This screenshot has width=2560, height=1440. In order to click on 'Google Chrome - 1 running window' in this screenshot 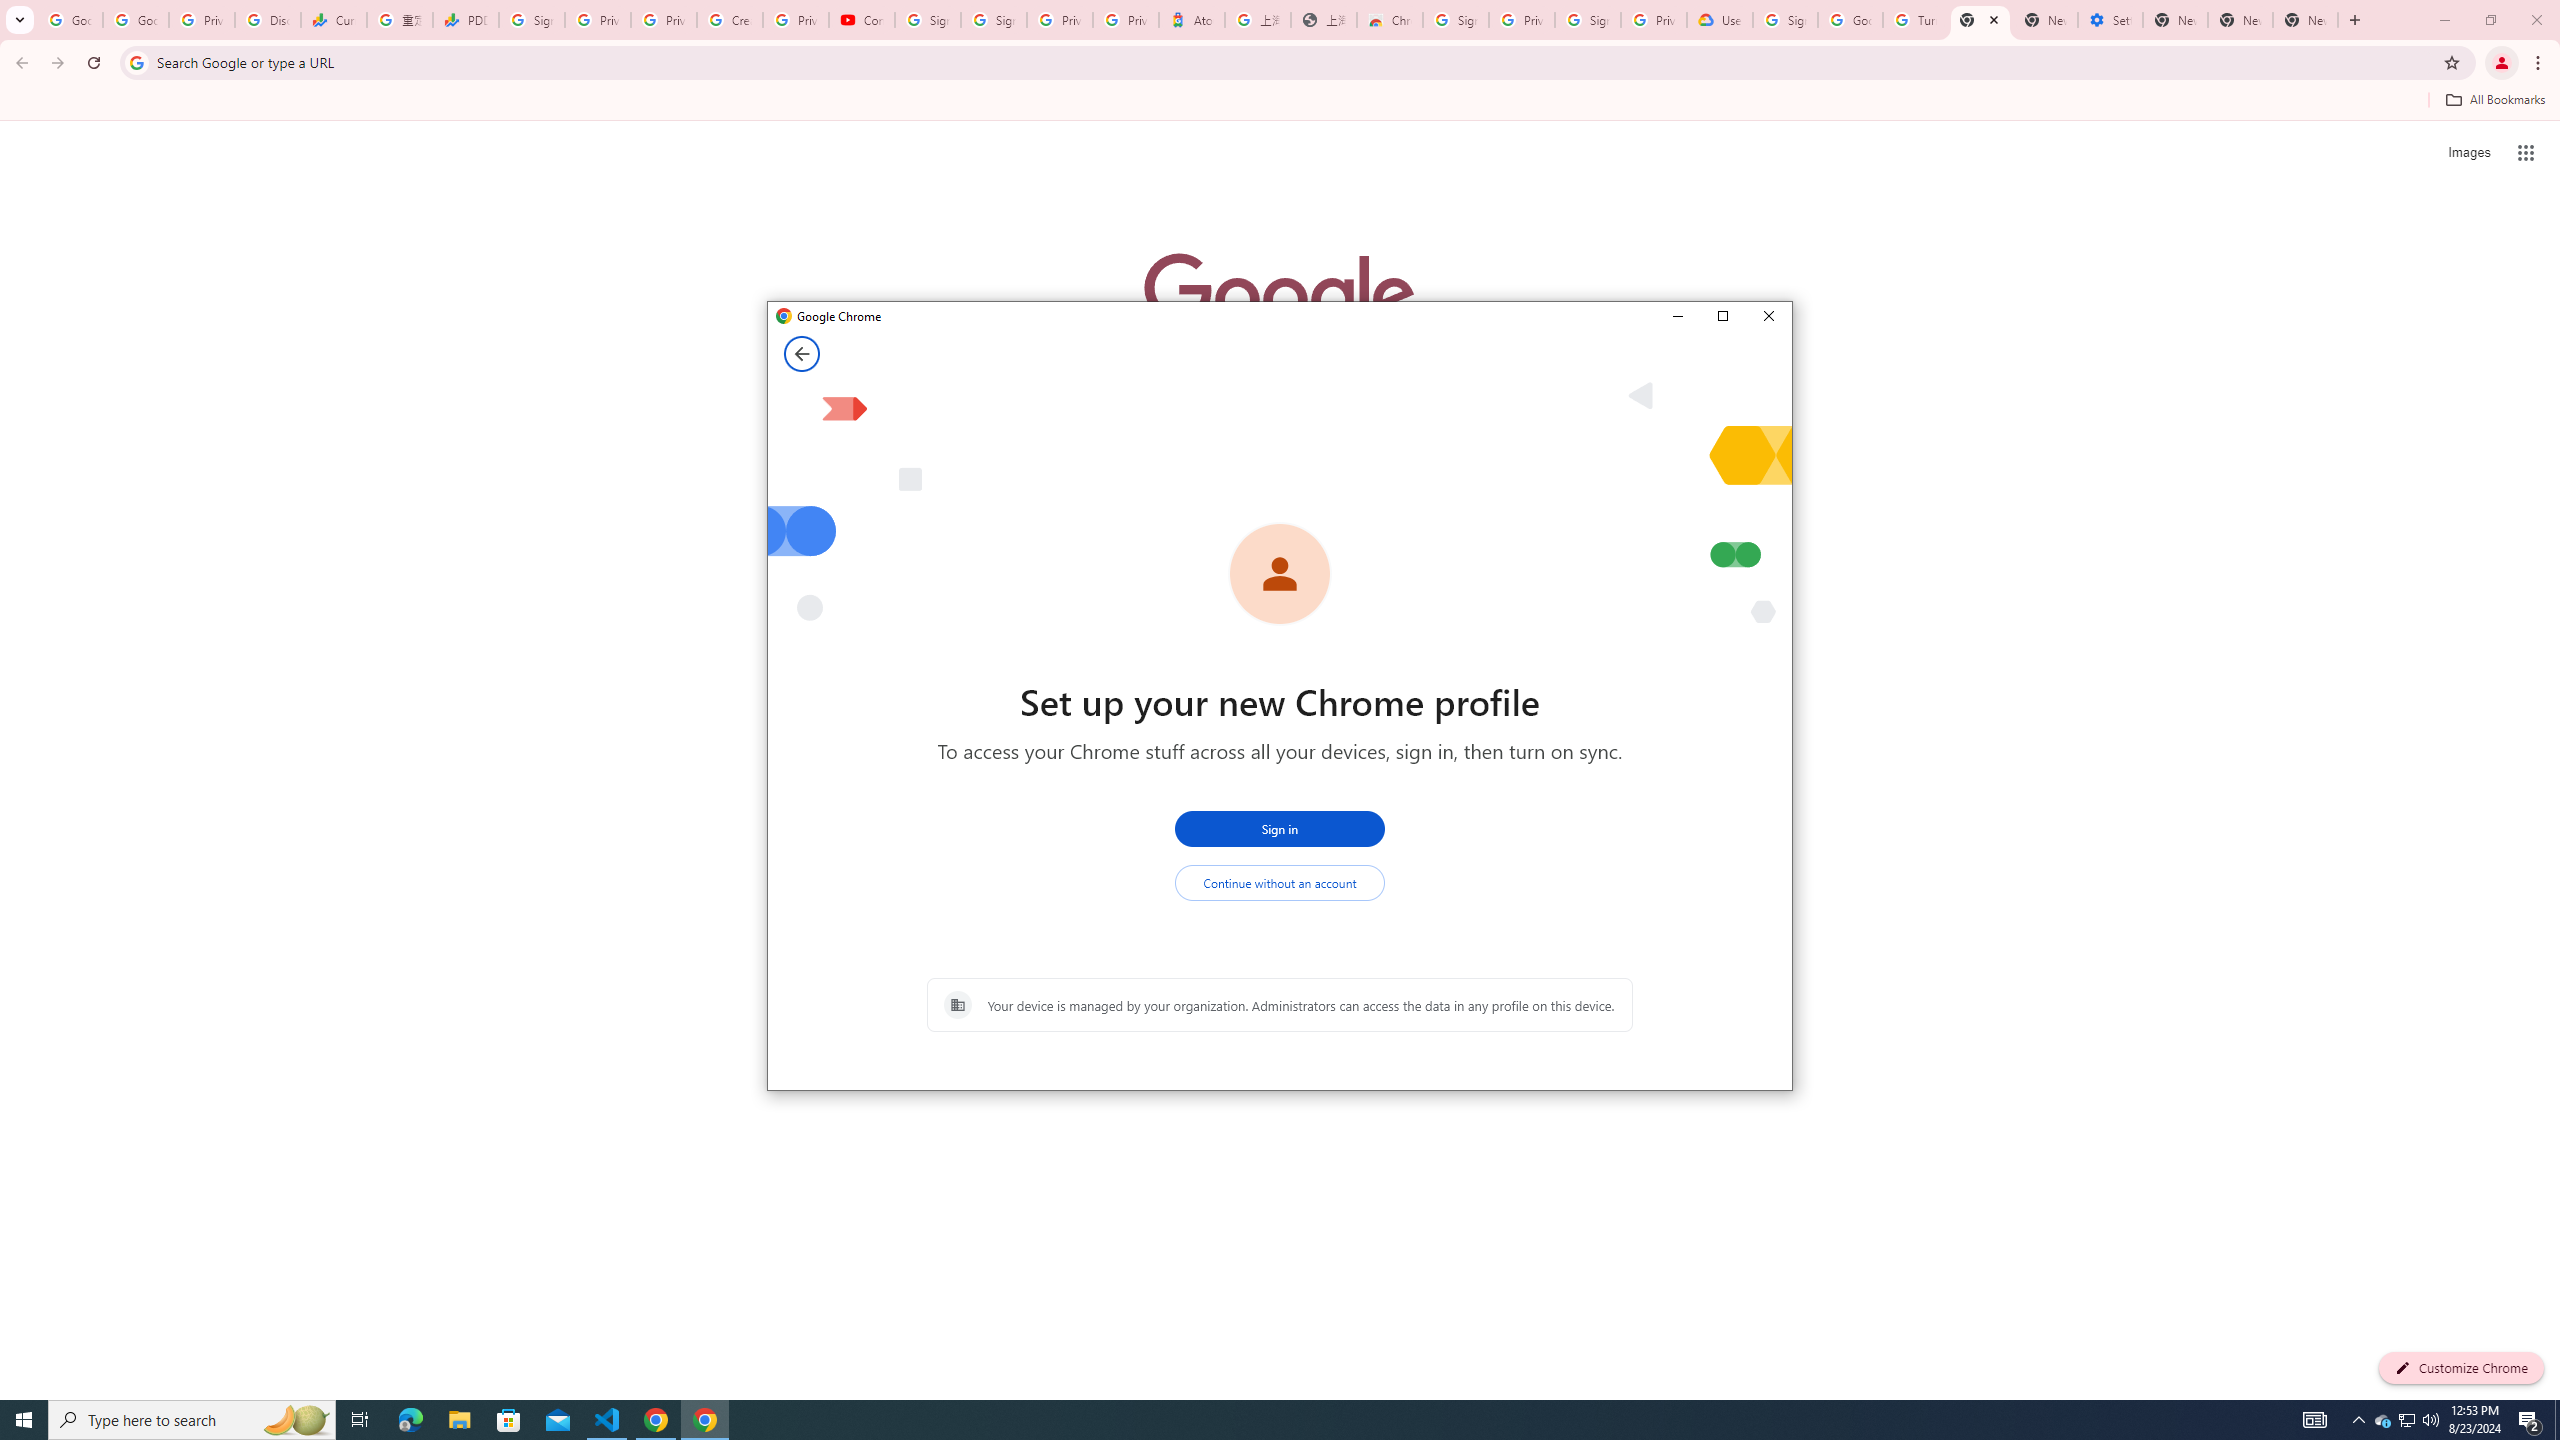, I will do `click(705, 1418)`.